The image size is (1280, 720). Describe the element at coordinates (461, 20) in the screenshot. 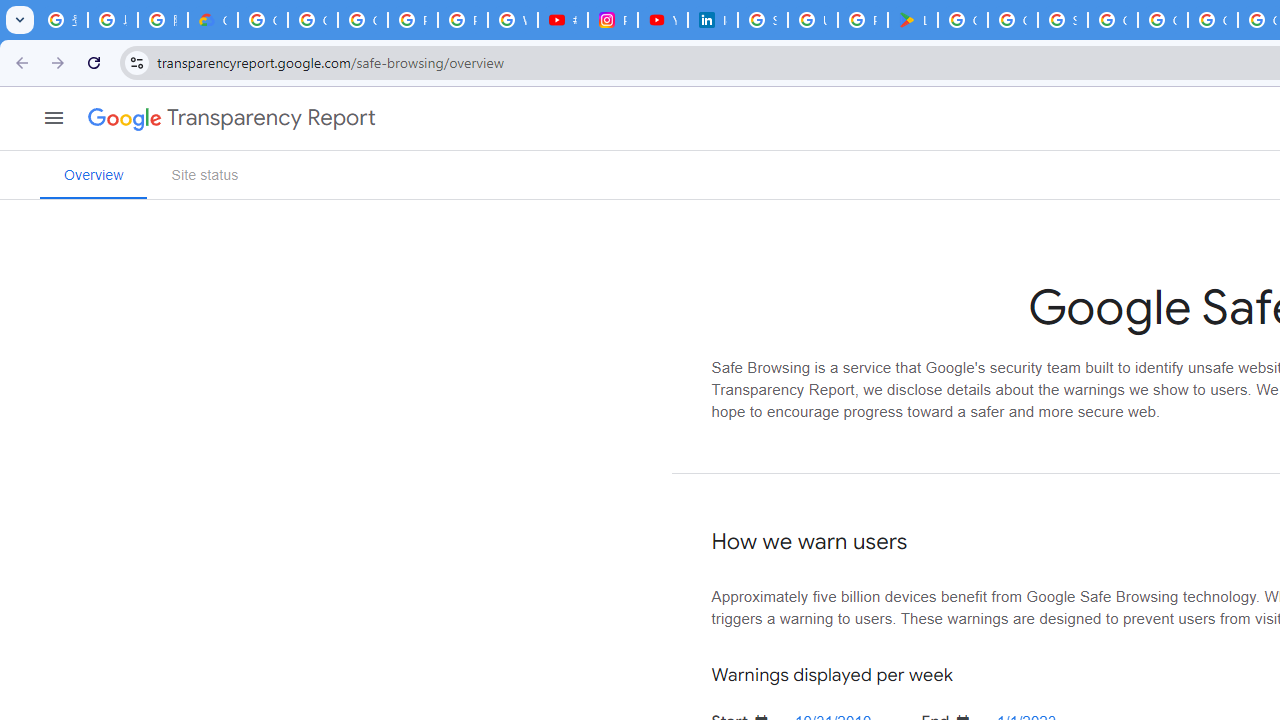

I see `'Privacy Help Center - Policies Help'` at that location.